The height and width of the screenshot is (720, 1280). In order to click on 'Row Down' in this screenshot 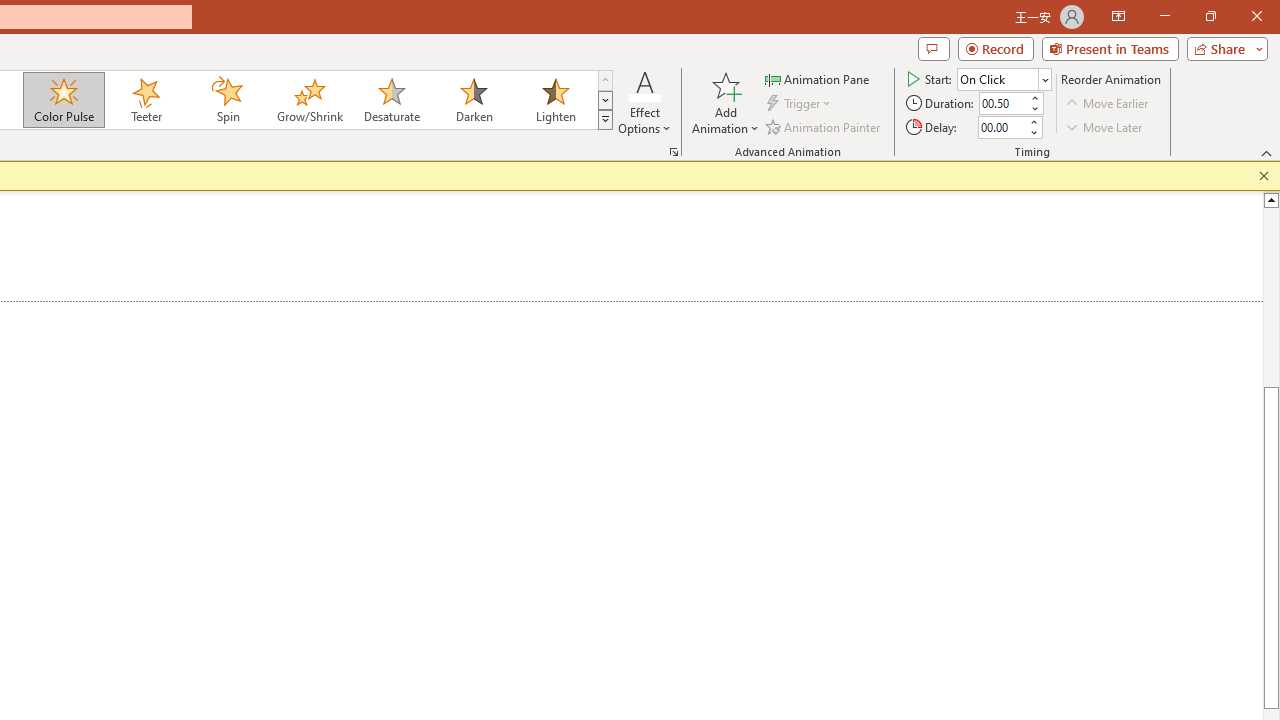, I will do `click(604, 100)`.